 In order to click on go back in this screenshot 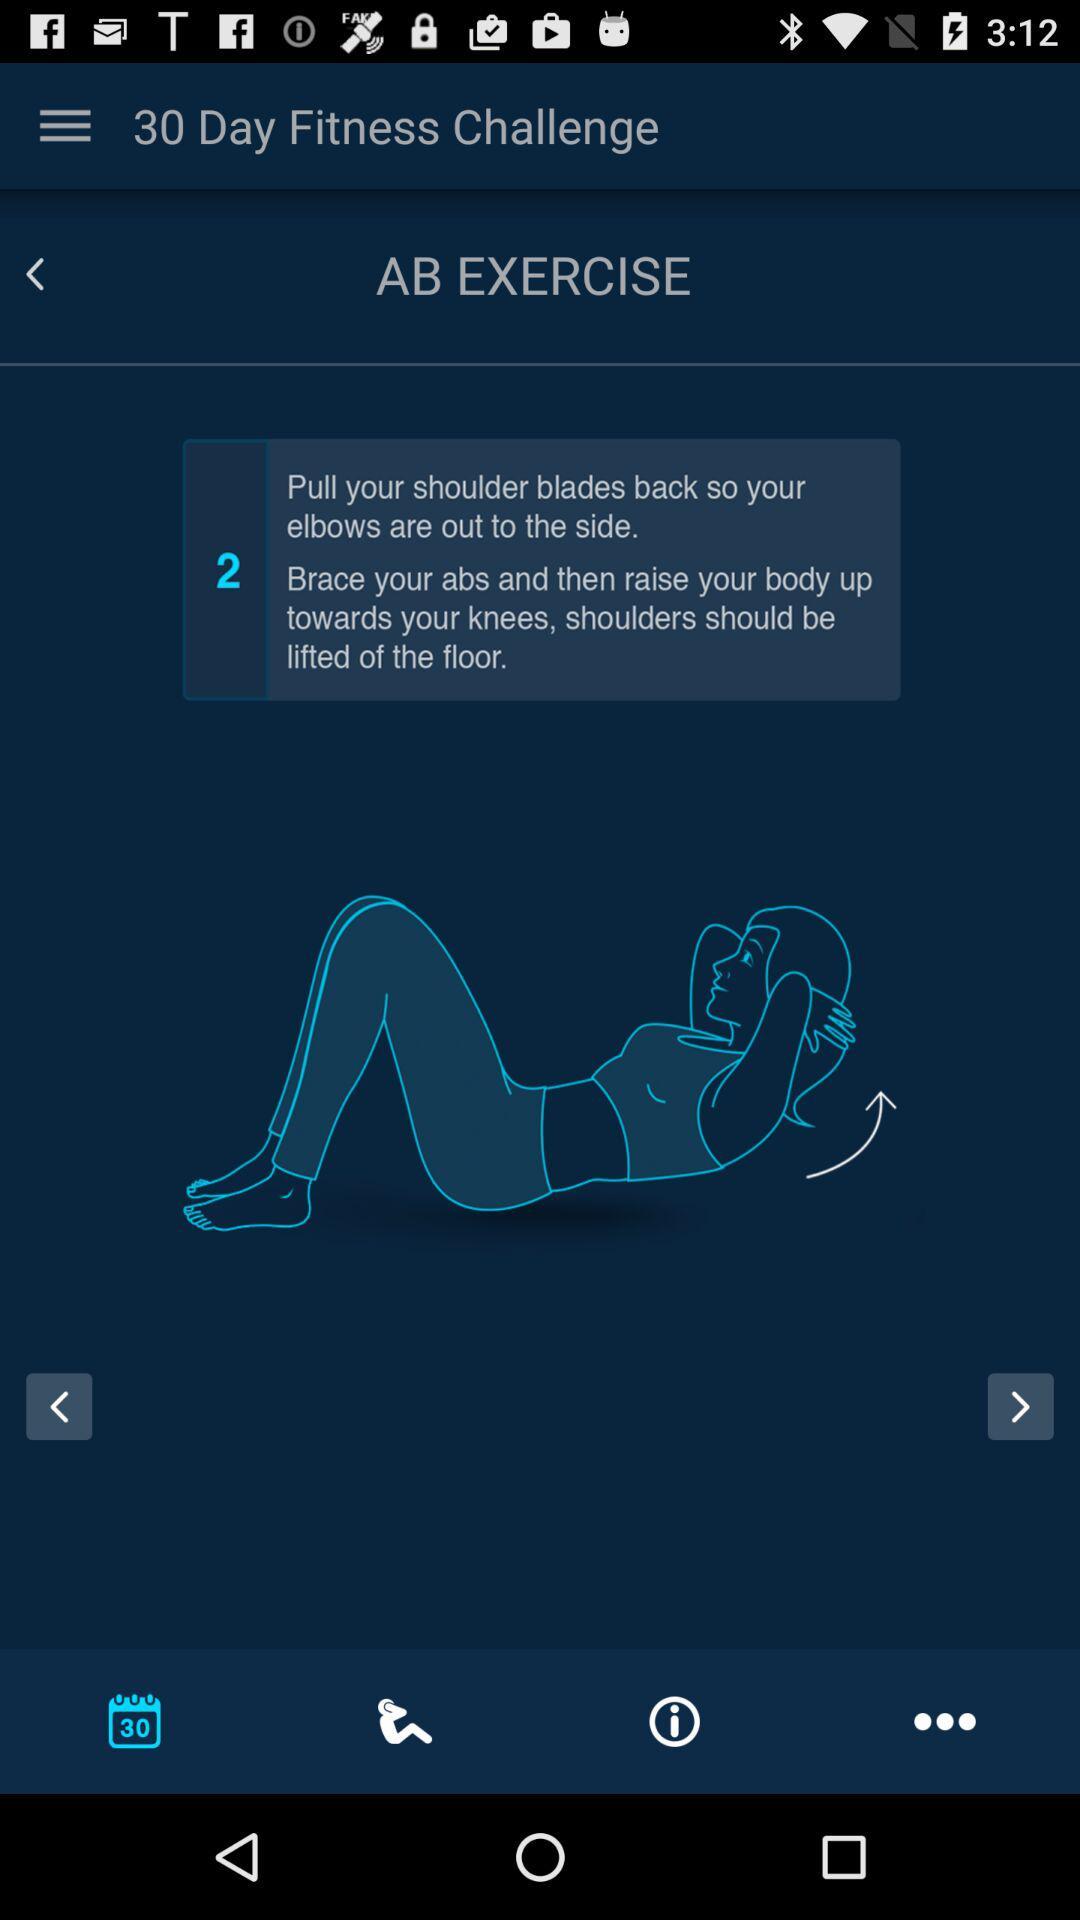, I will do `click(51, 1424)`.